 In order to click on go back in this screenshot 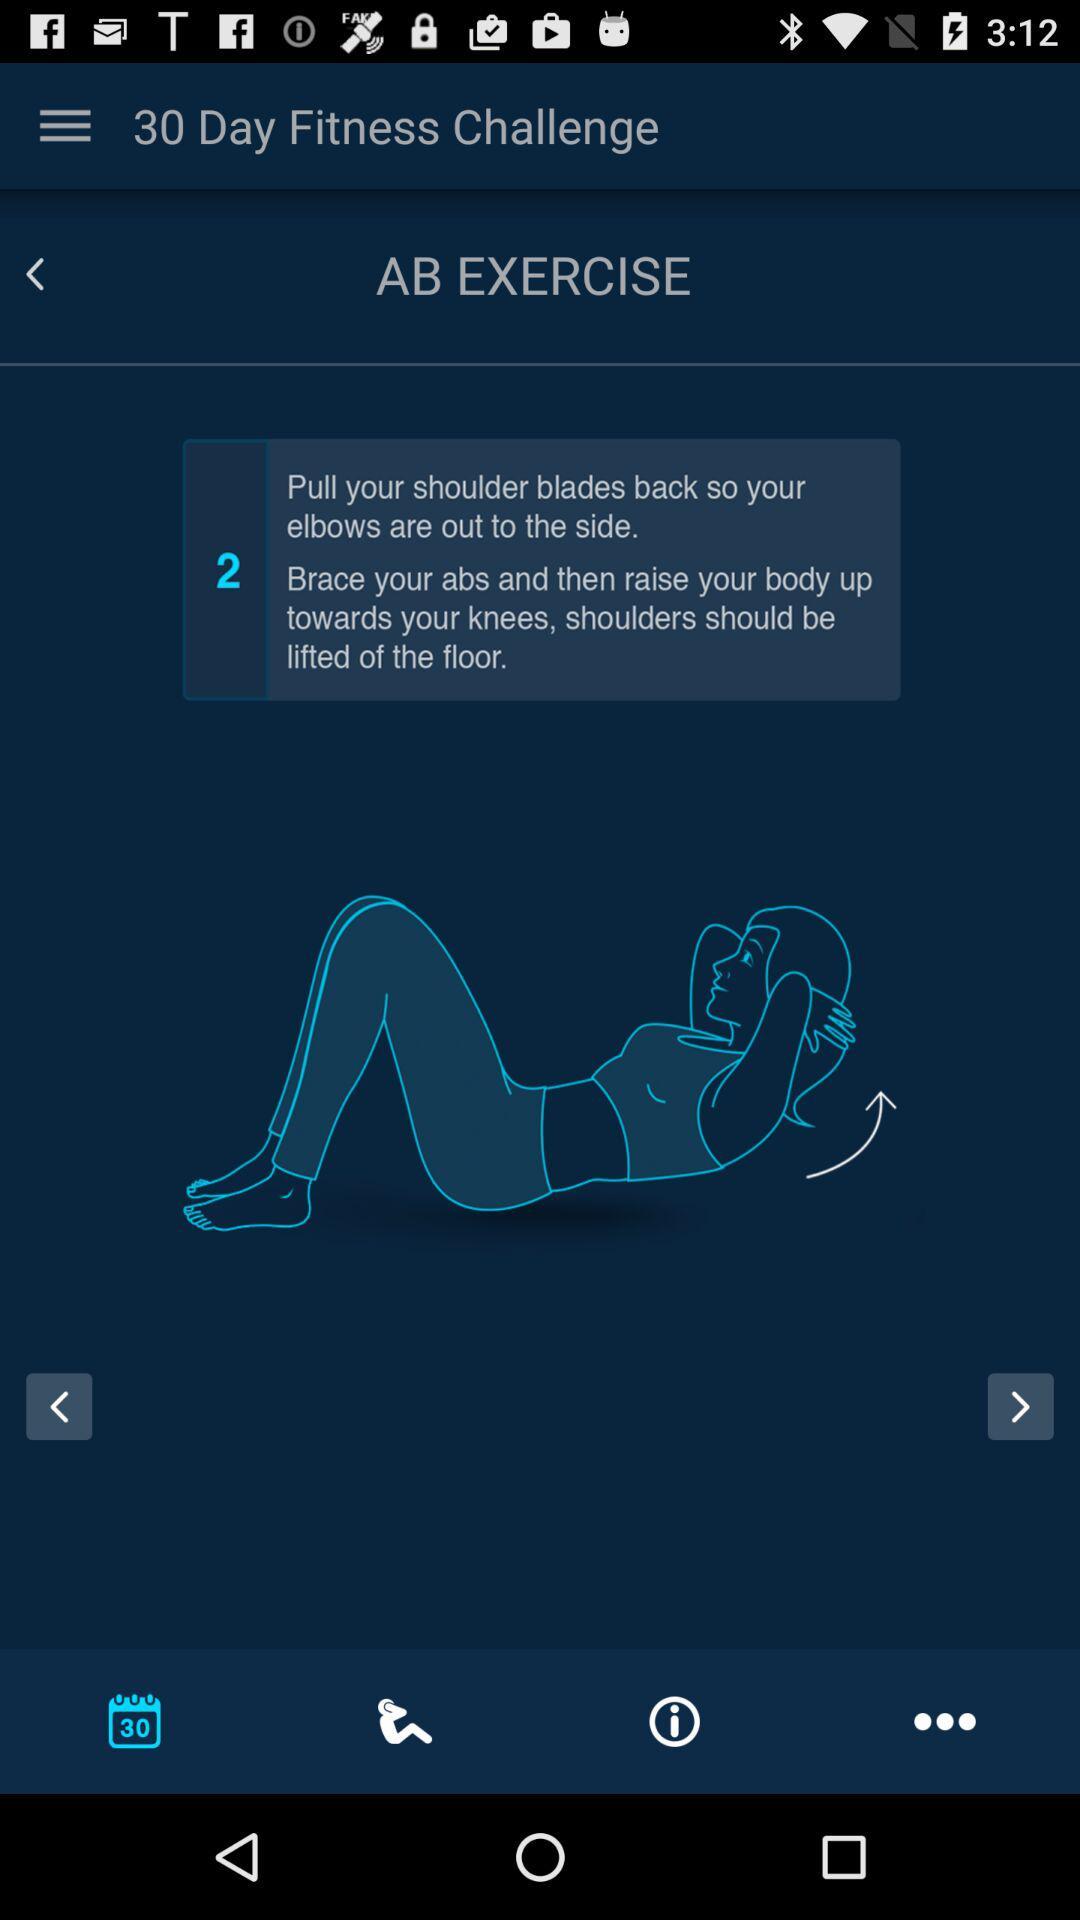, I will do `click(51, 1424)`.